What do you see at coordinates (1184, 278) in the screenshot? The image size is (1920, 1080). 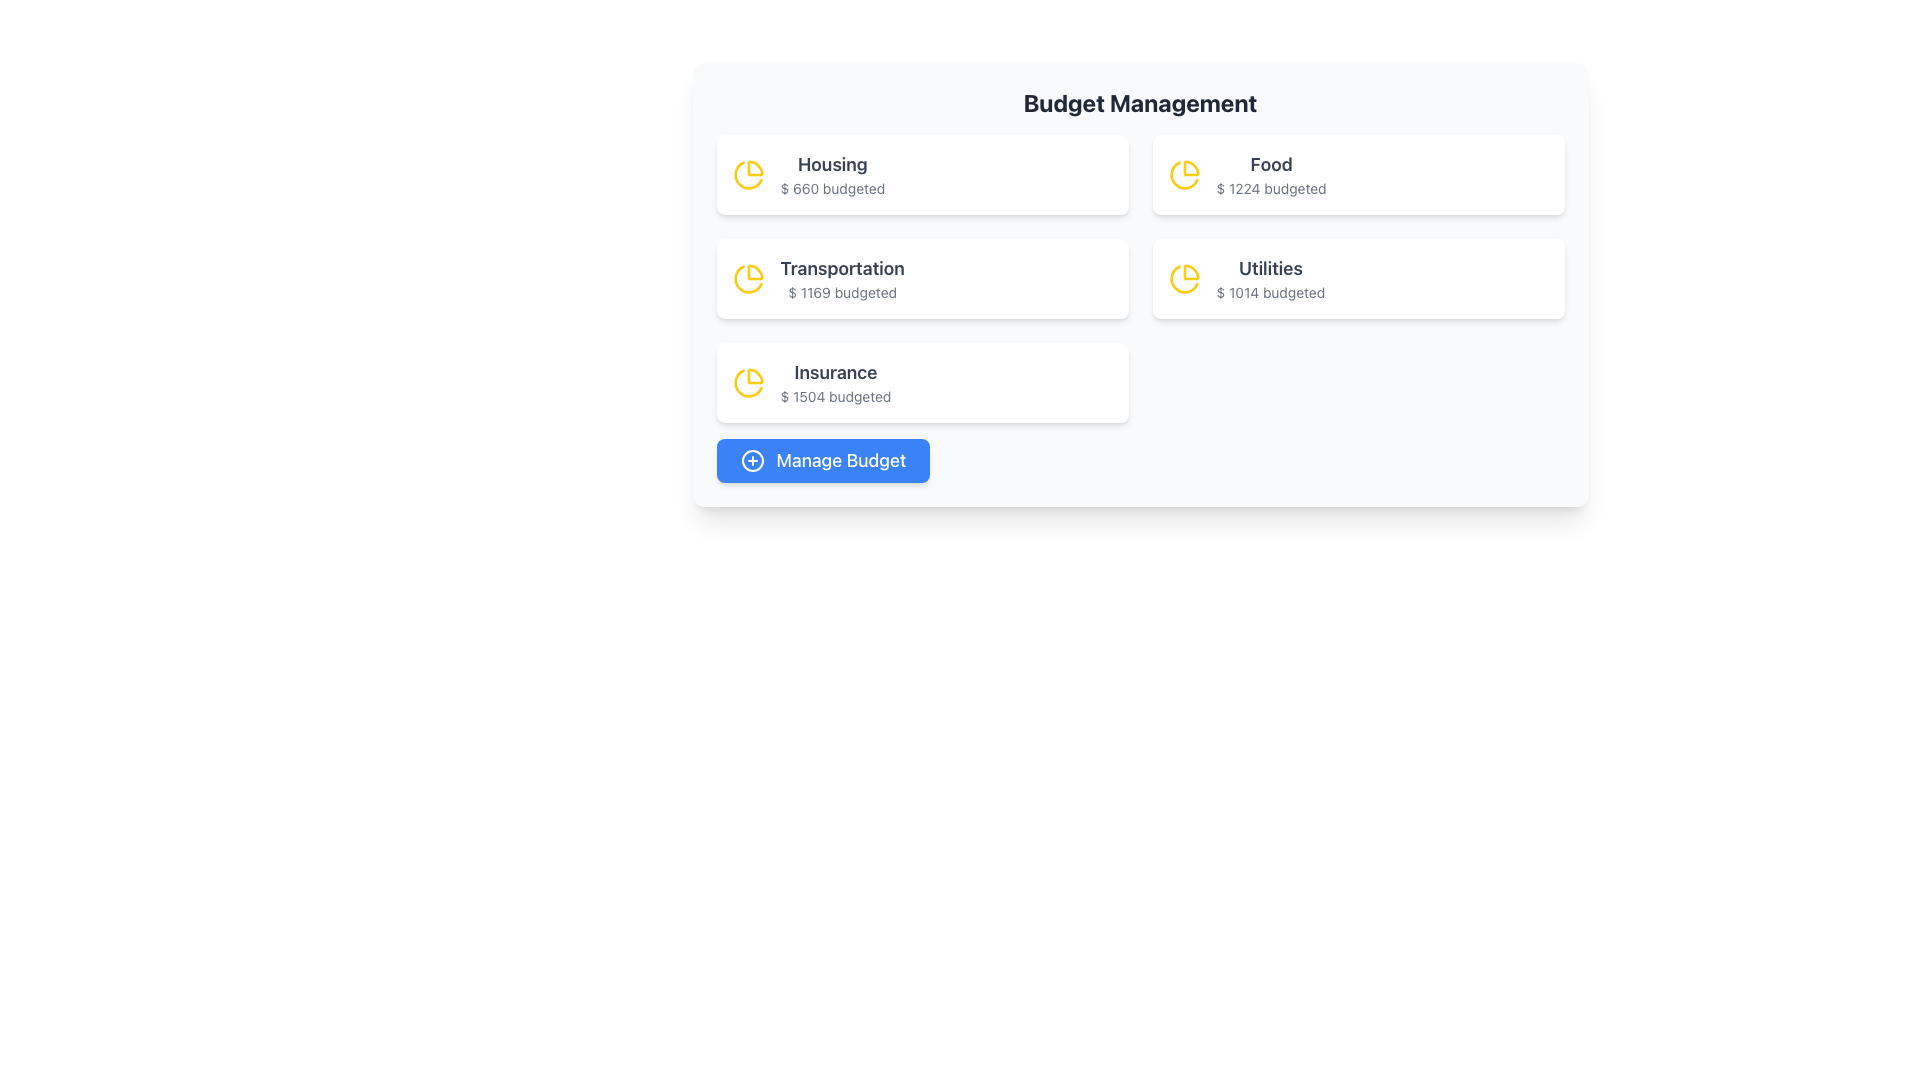 I see `the graphical representation of the 'Utilities' icon located in the top-left corner of the 'Utilities' card in the 'Budget Management' section` at bounding box center [1184, 278].